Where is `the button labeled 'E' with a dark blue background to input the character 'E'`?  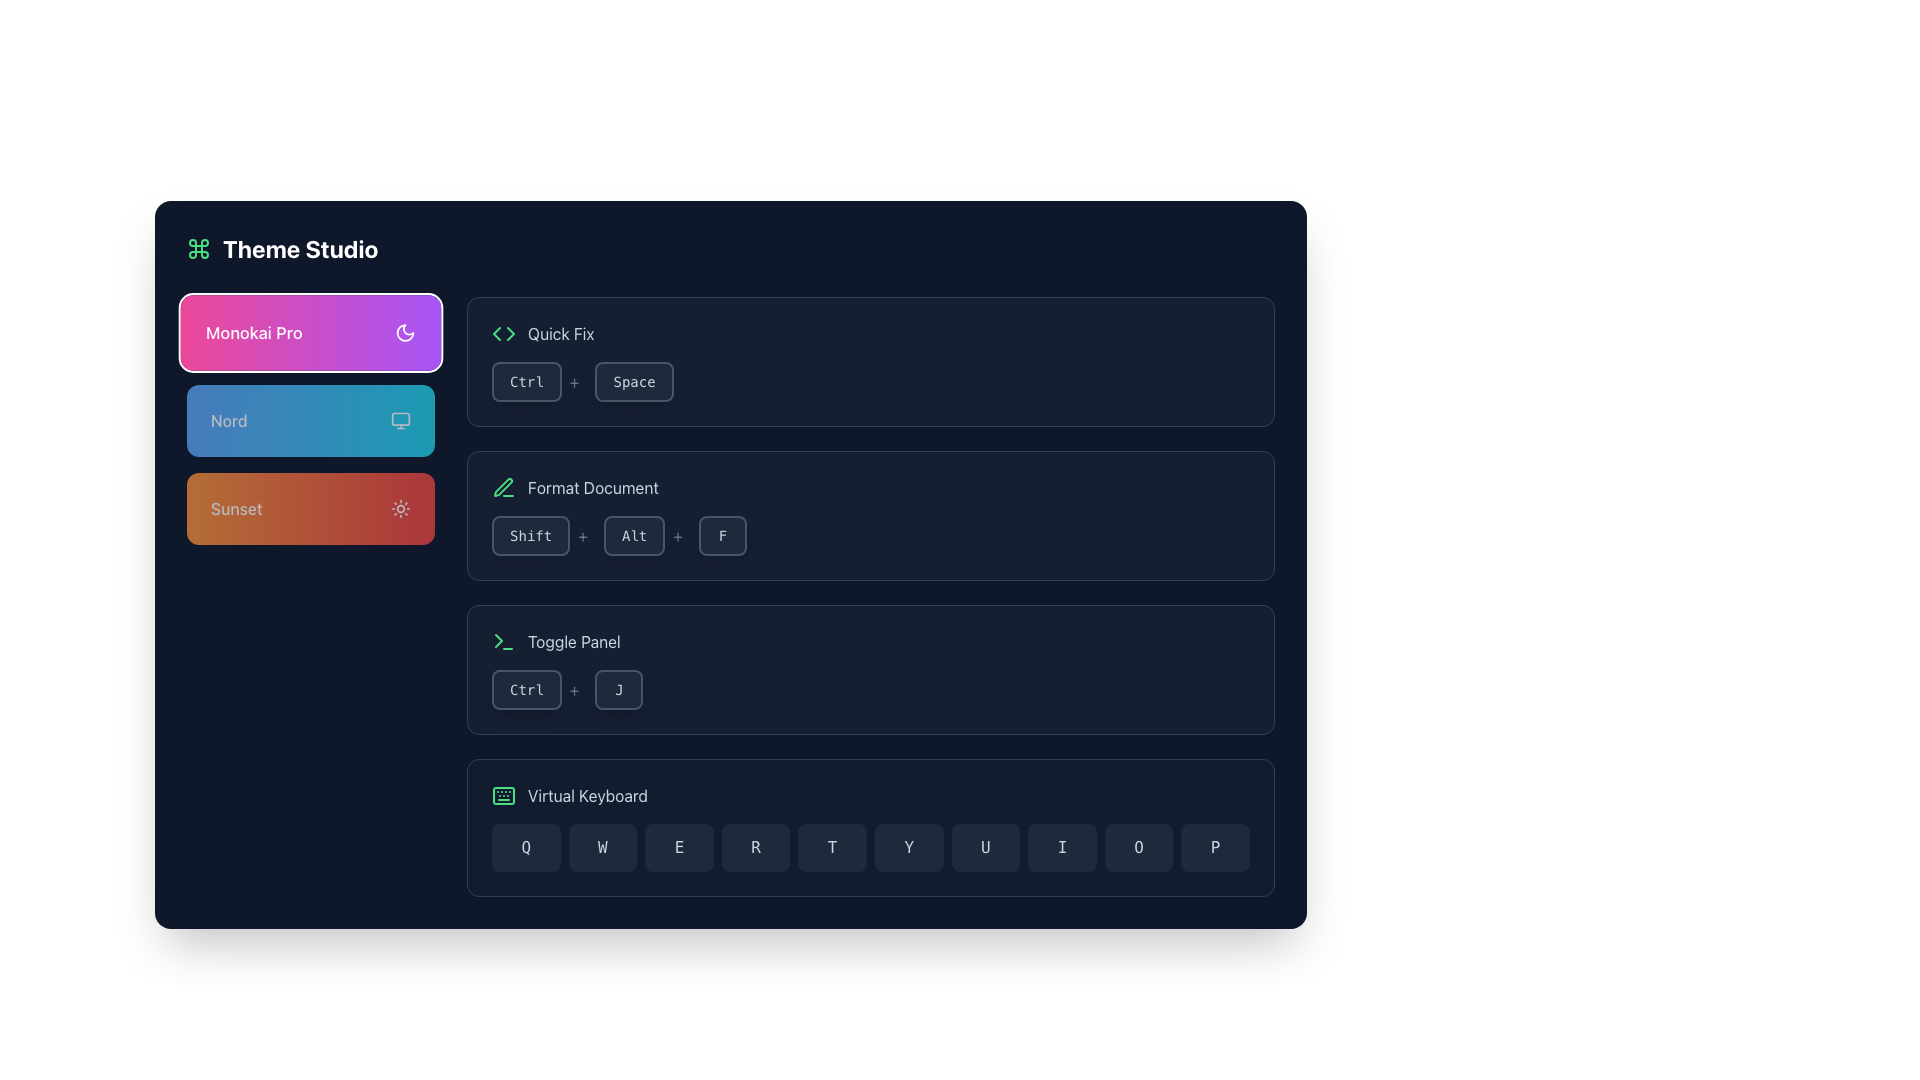
the button labeled 'E' with a dark blue background to input the character 'E' is located at coordinates (679, 848).